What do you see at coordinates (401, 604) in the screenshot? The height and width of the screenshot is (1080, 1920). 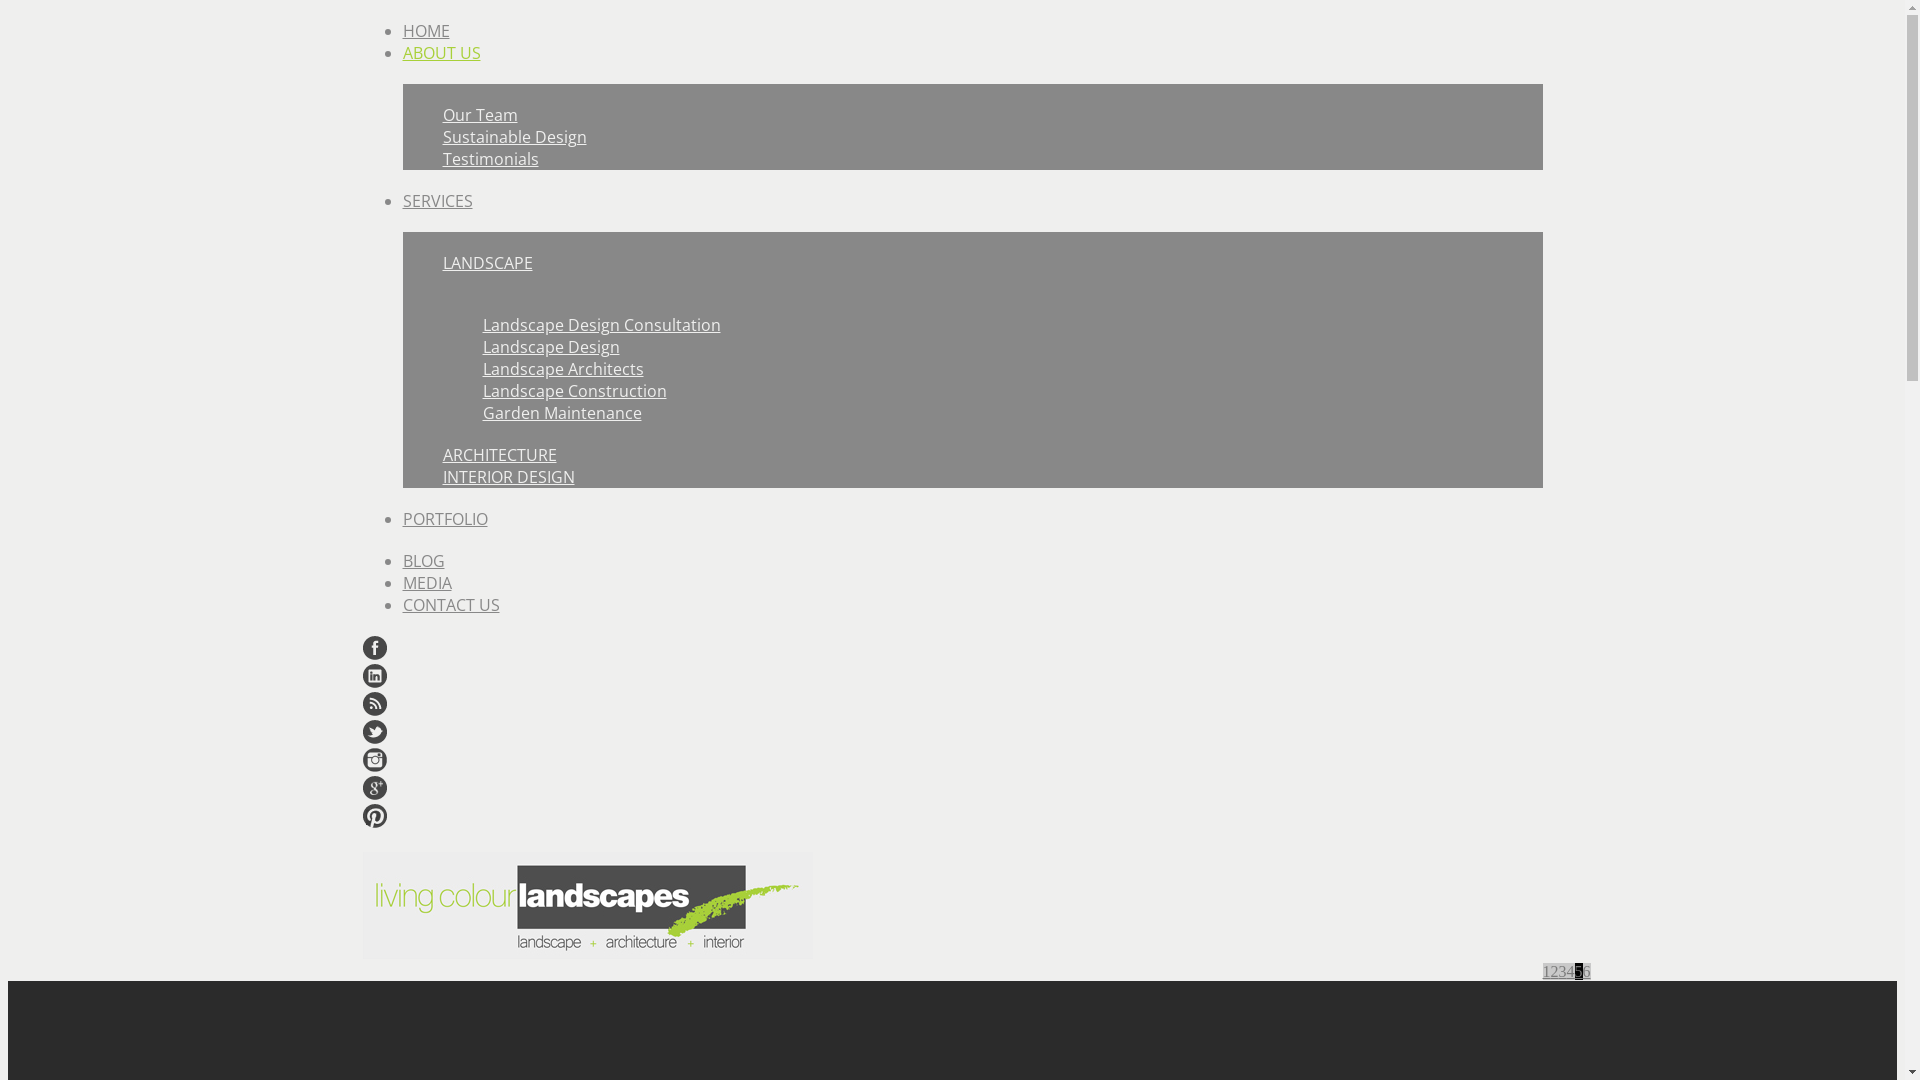 I see `'CONTACT US'` at bounding box center [401, 604].